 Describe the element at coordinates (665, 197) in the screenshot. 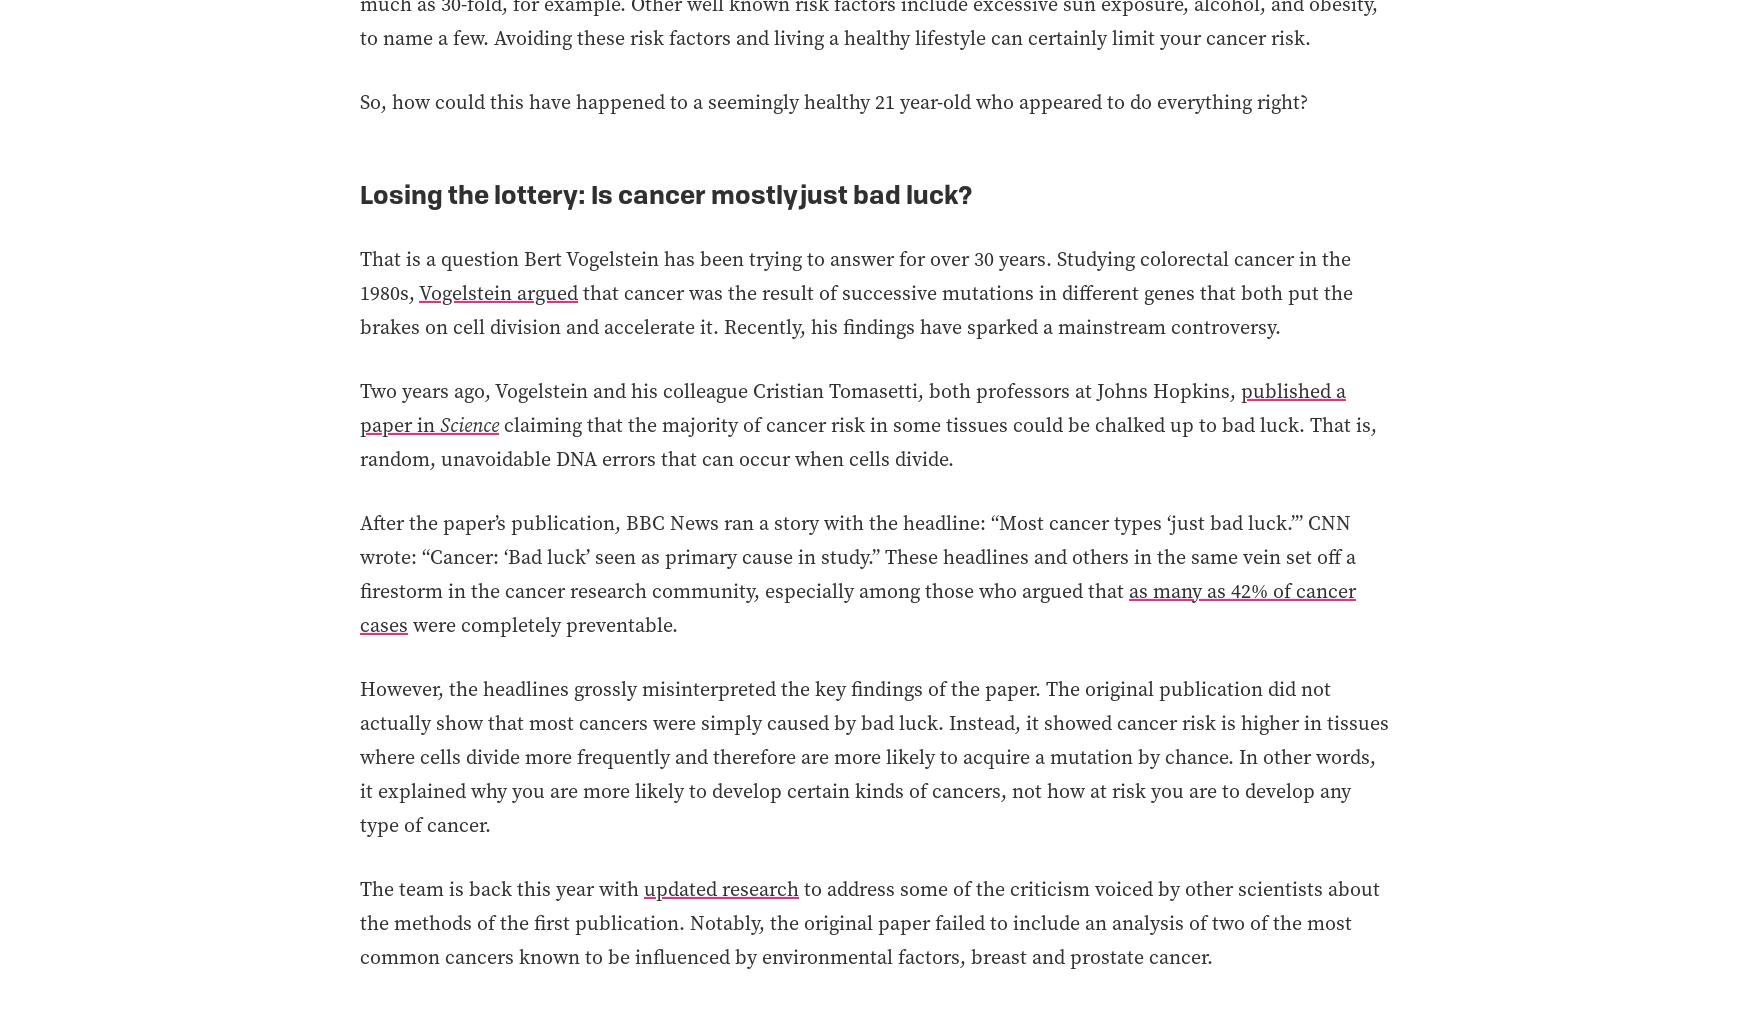

I see `'Losing the lottery: Is cancer mostly just bad luck?'` at that location.